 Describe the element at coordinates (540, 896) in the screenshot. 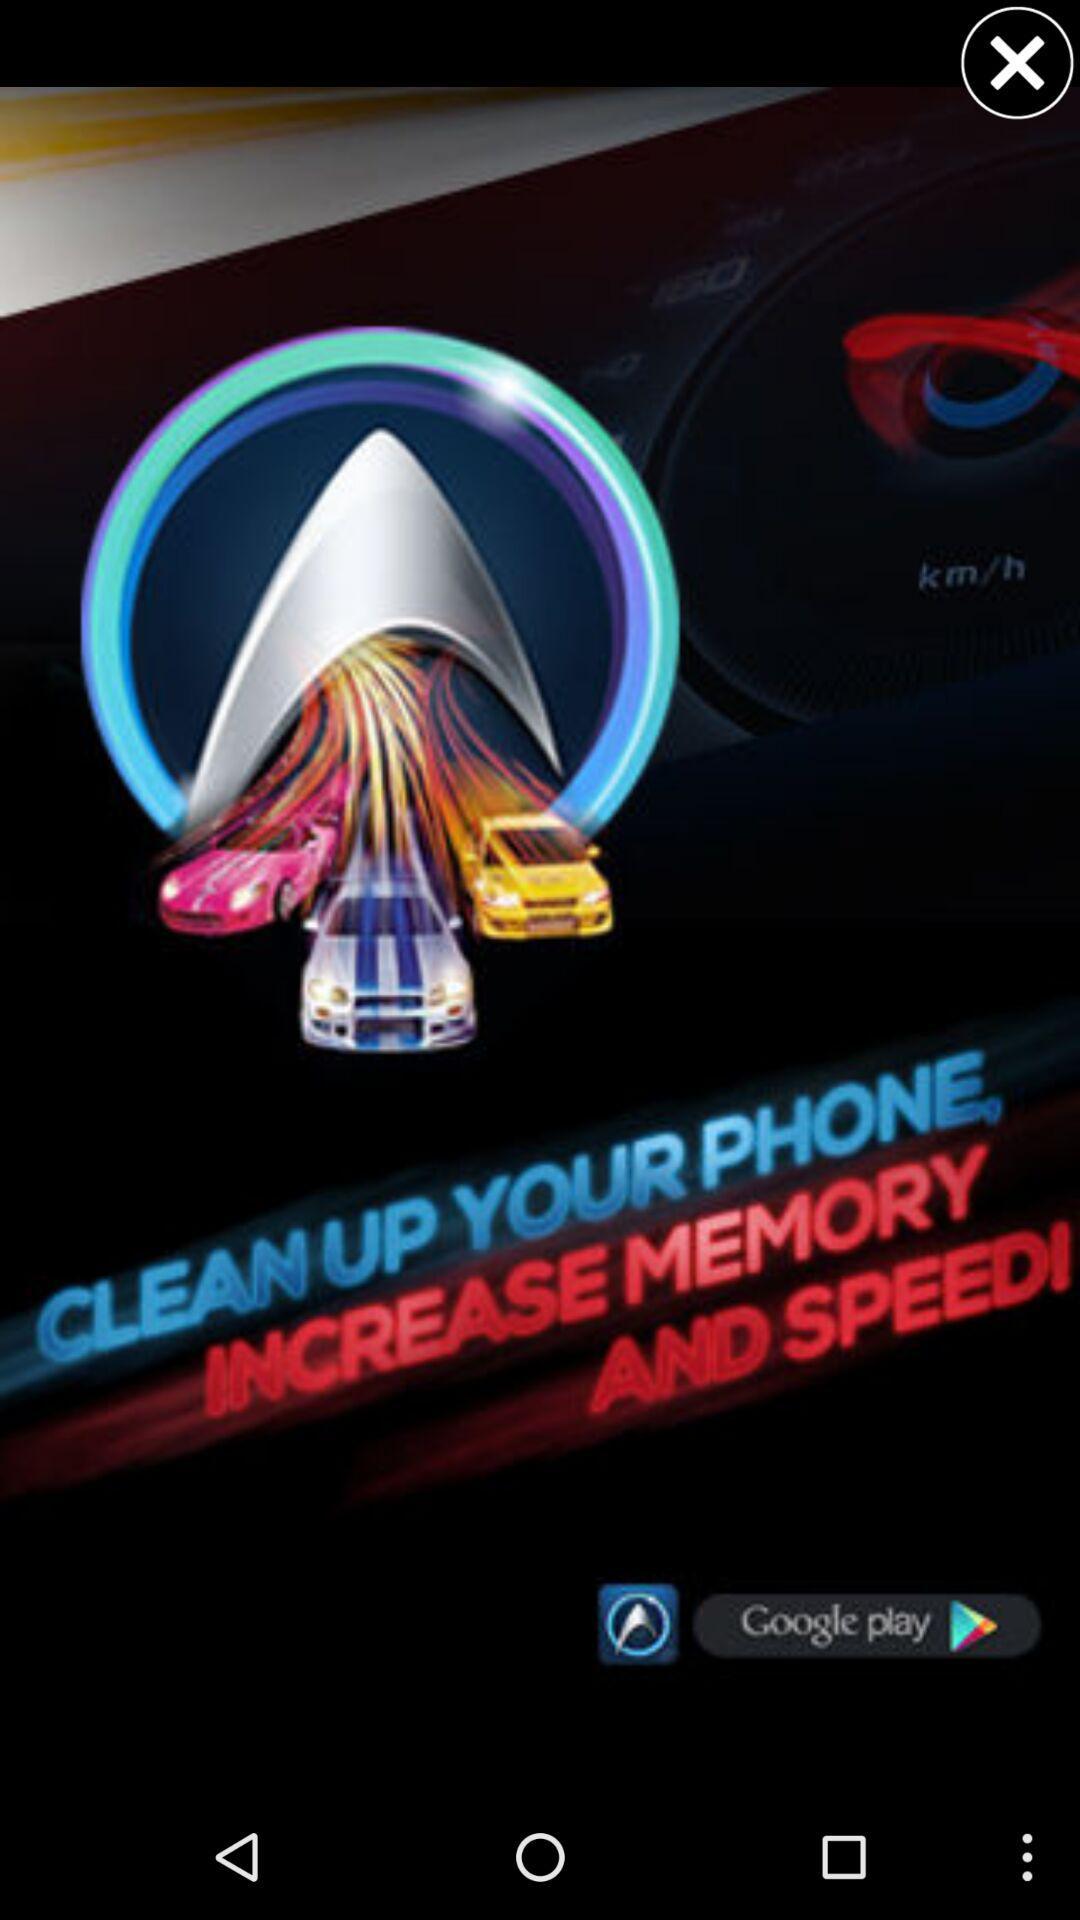

I see `the item at the center` at that location.